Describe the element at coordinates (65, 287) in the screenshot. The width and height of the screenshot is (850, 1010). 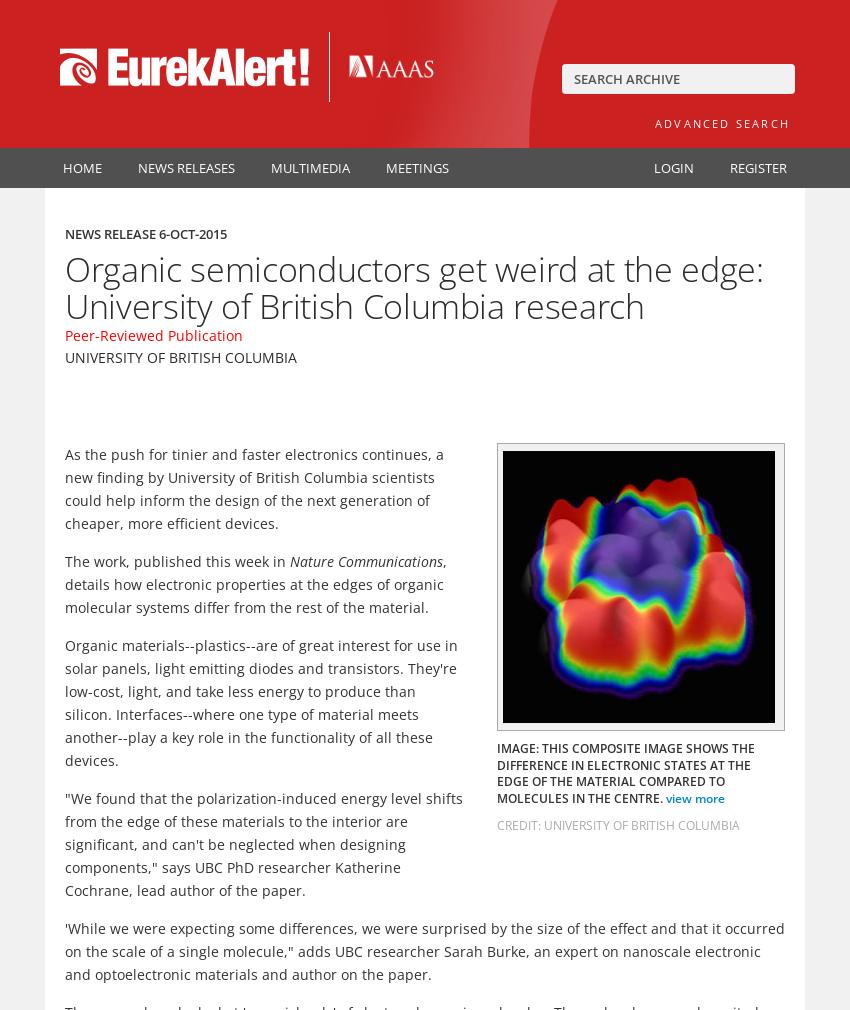
I see `'Organic semiconductors get weird at the edge: University of British Columbia research'` at that location.